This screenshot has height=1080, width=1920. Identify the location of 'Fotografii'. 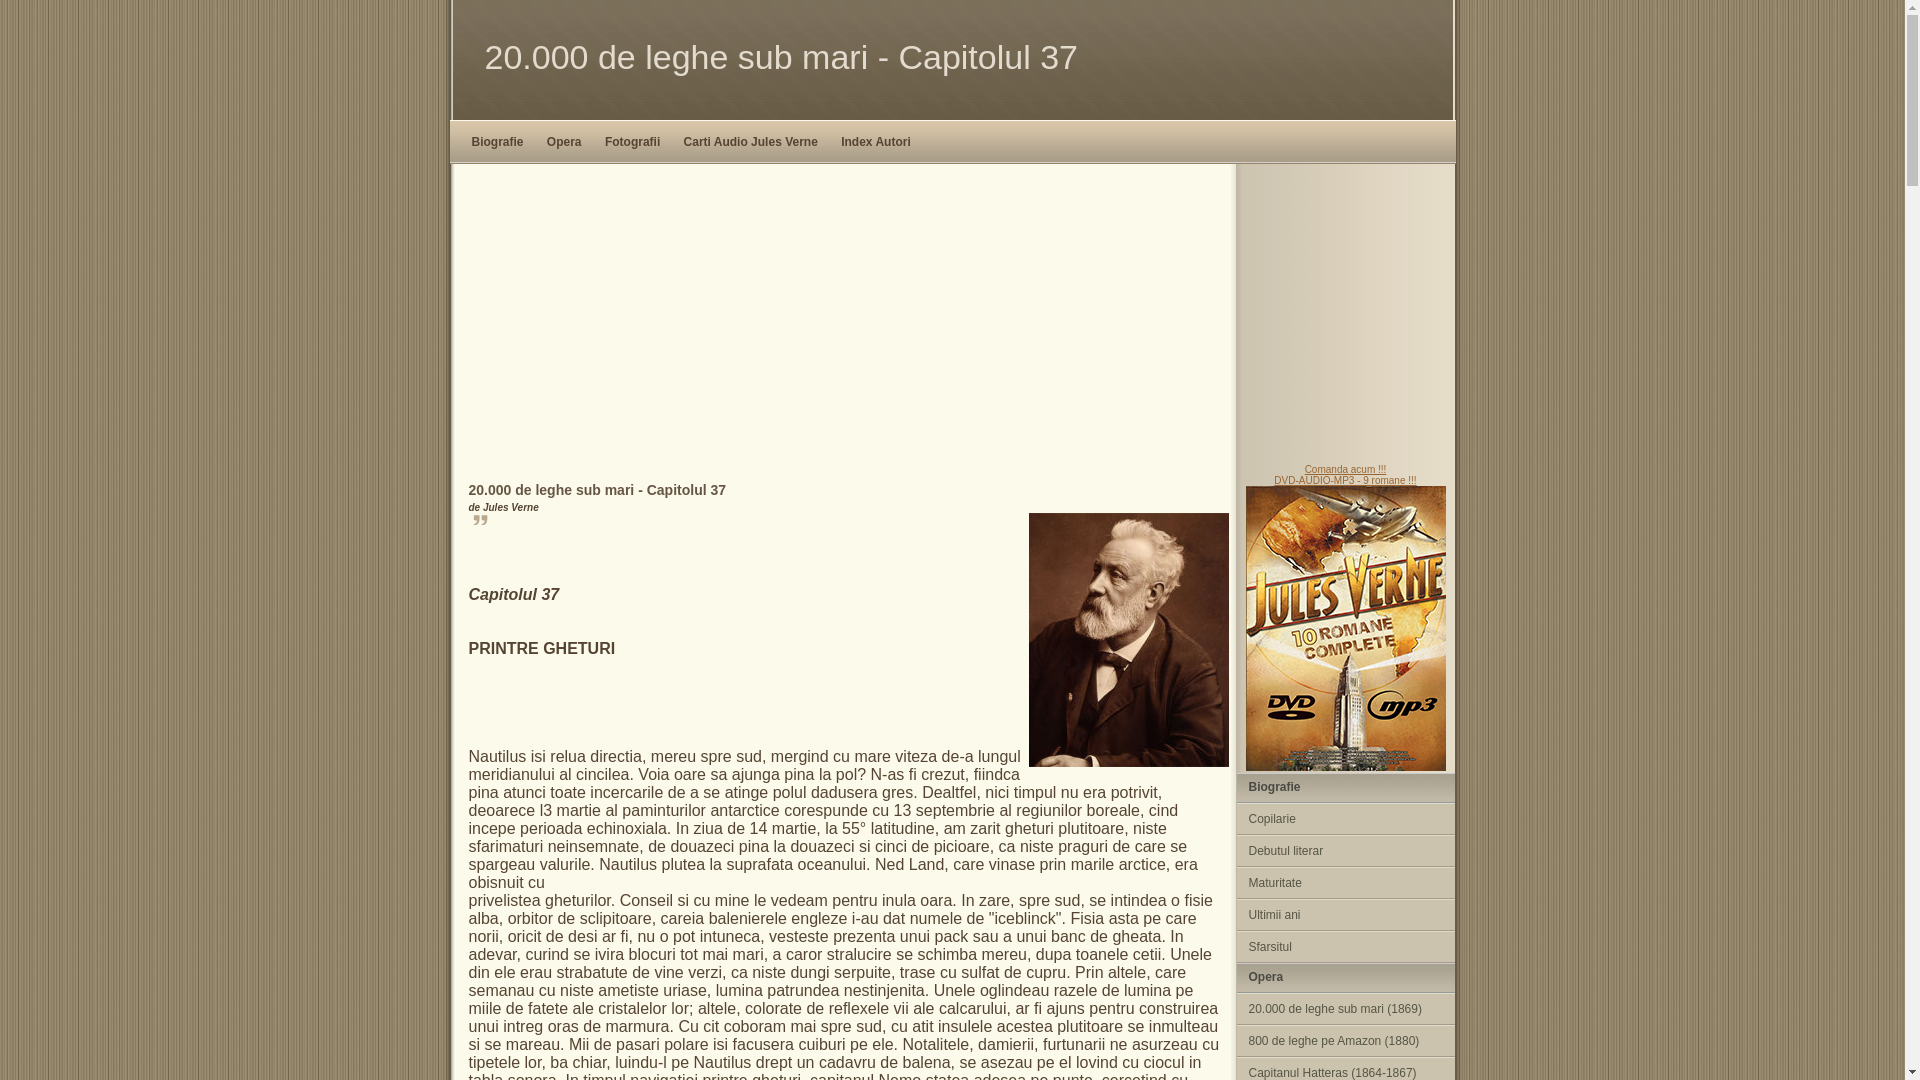
(631, 141).